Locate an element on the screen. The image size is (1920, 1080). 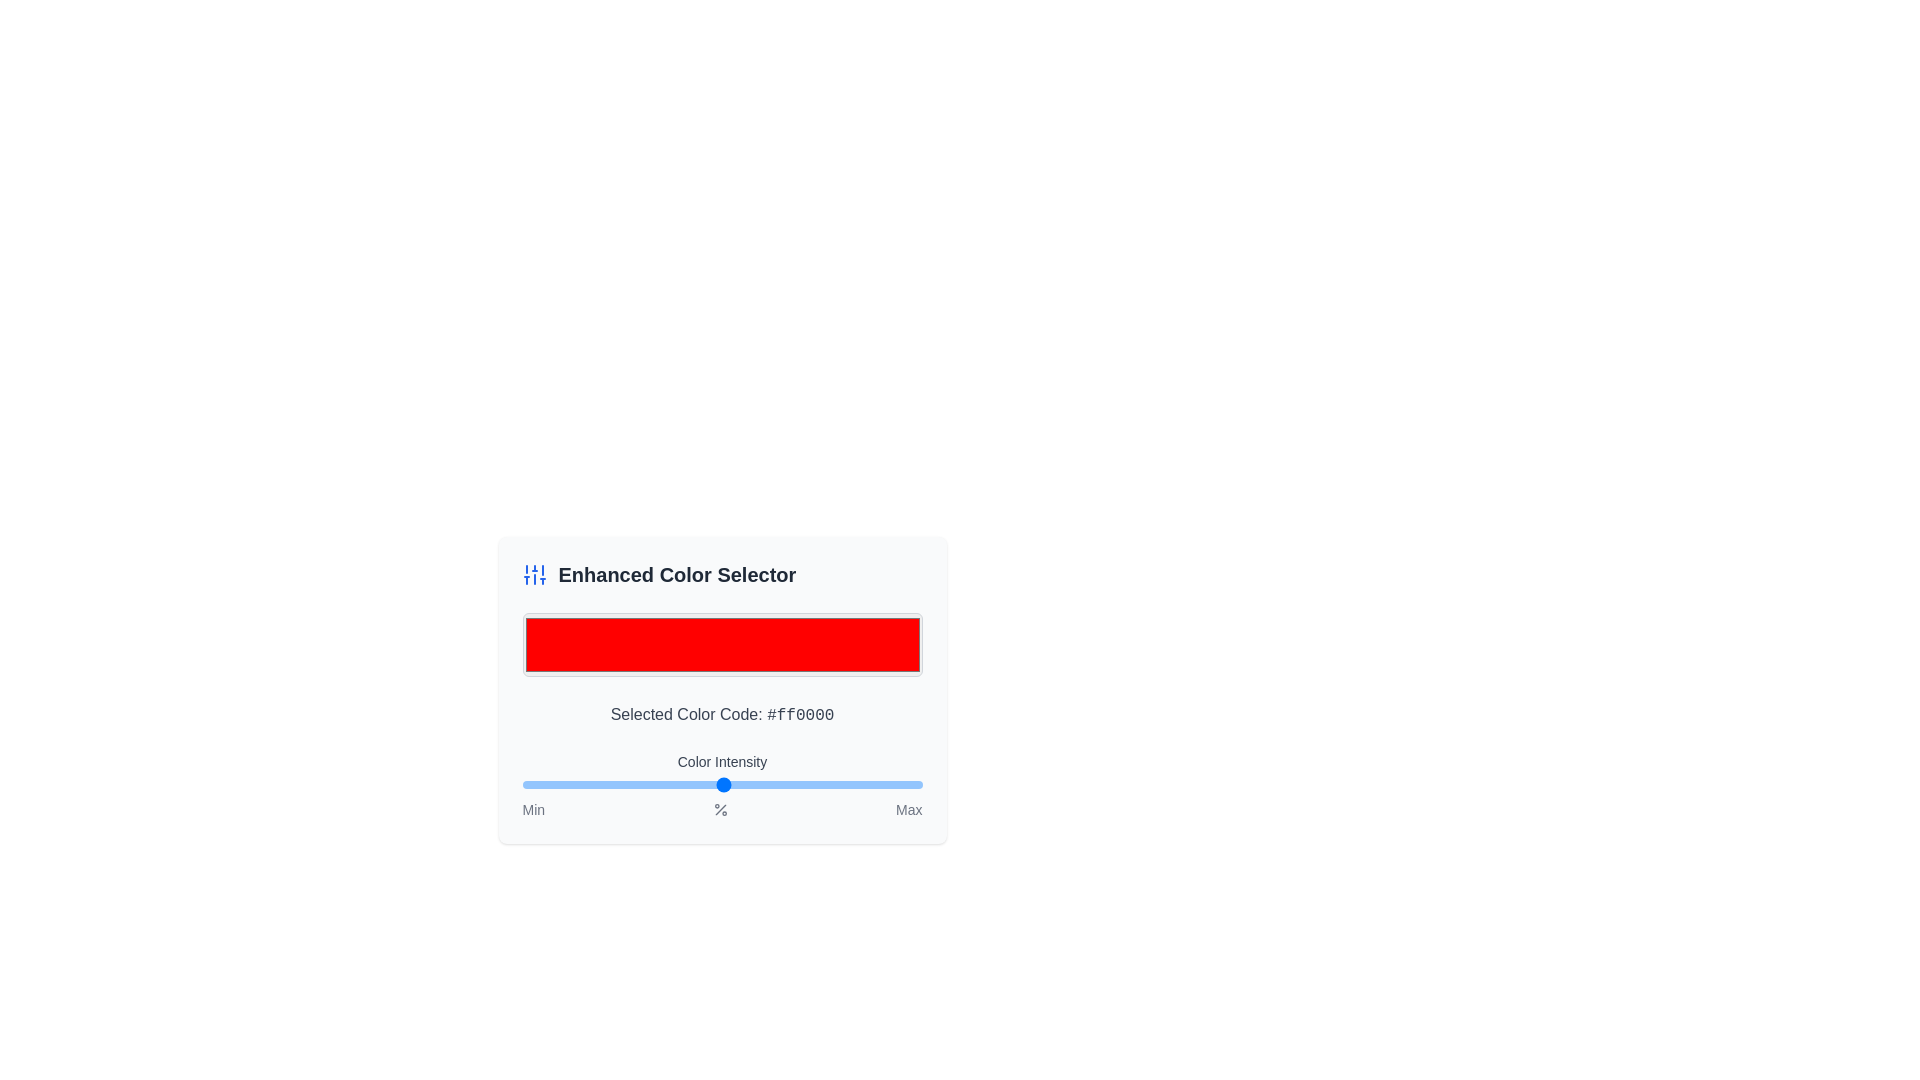
the slider value is located at coordinates (696, 784).